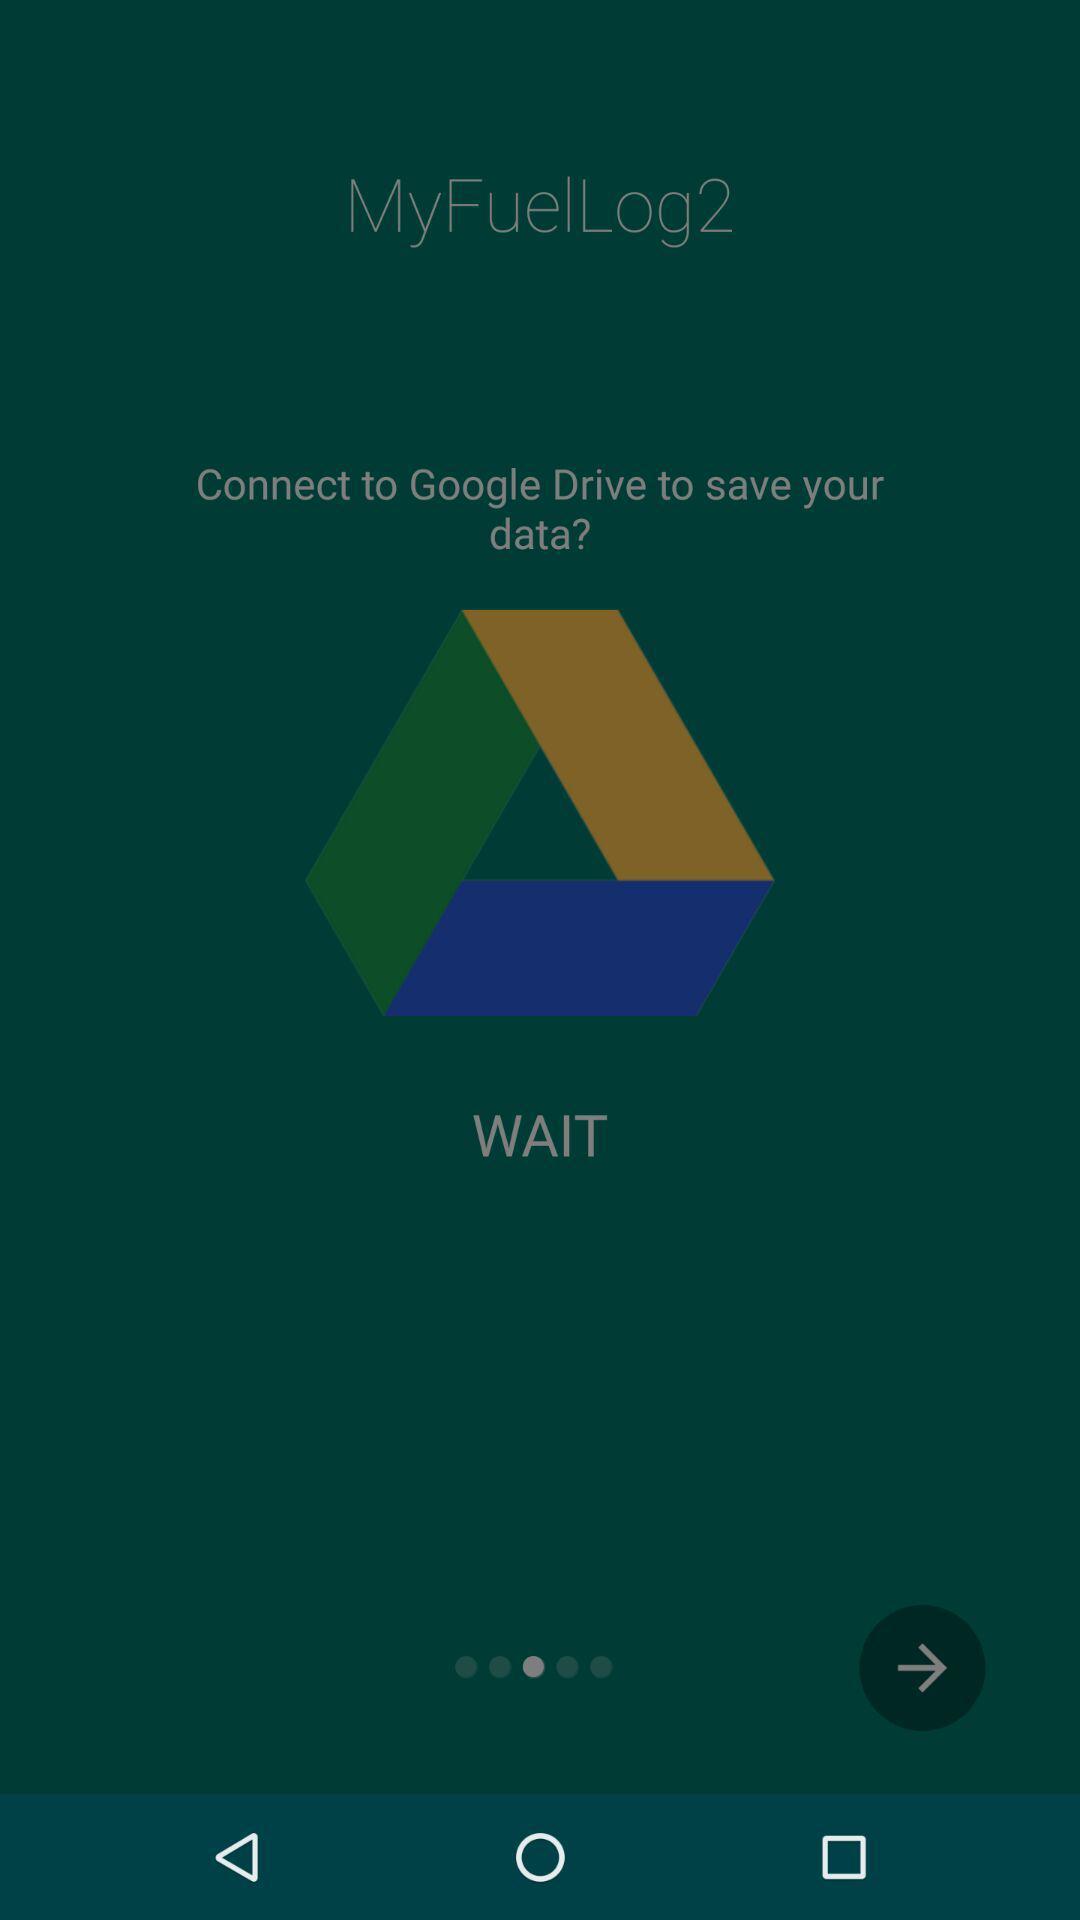 The image size is (1080, 1920). I want to click on the icon at the bottom right corner, so click(922, 1668).